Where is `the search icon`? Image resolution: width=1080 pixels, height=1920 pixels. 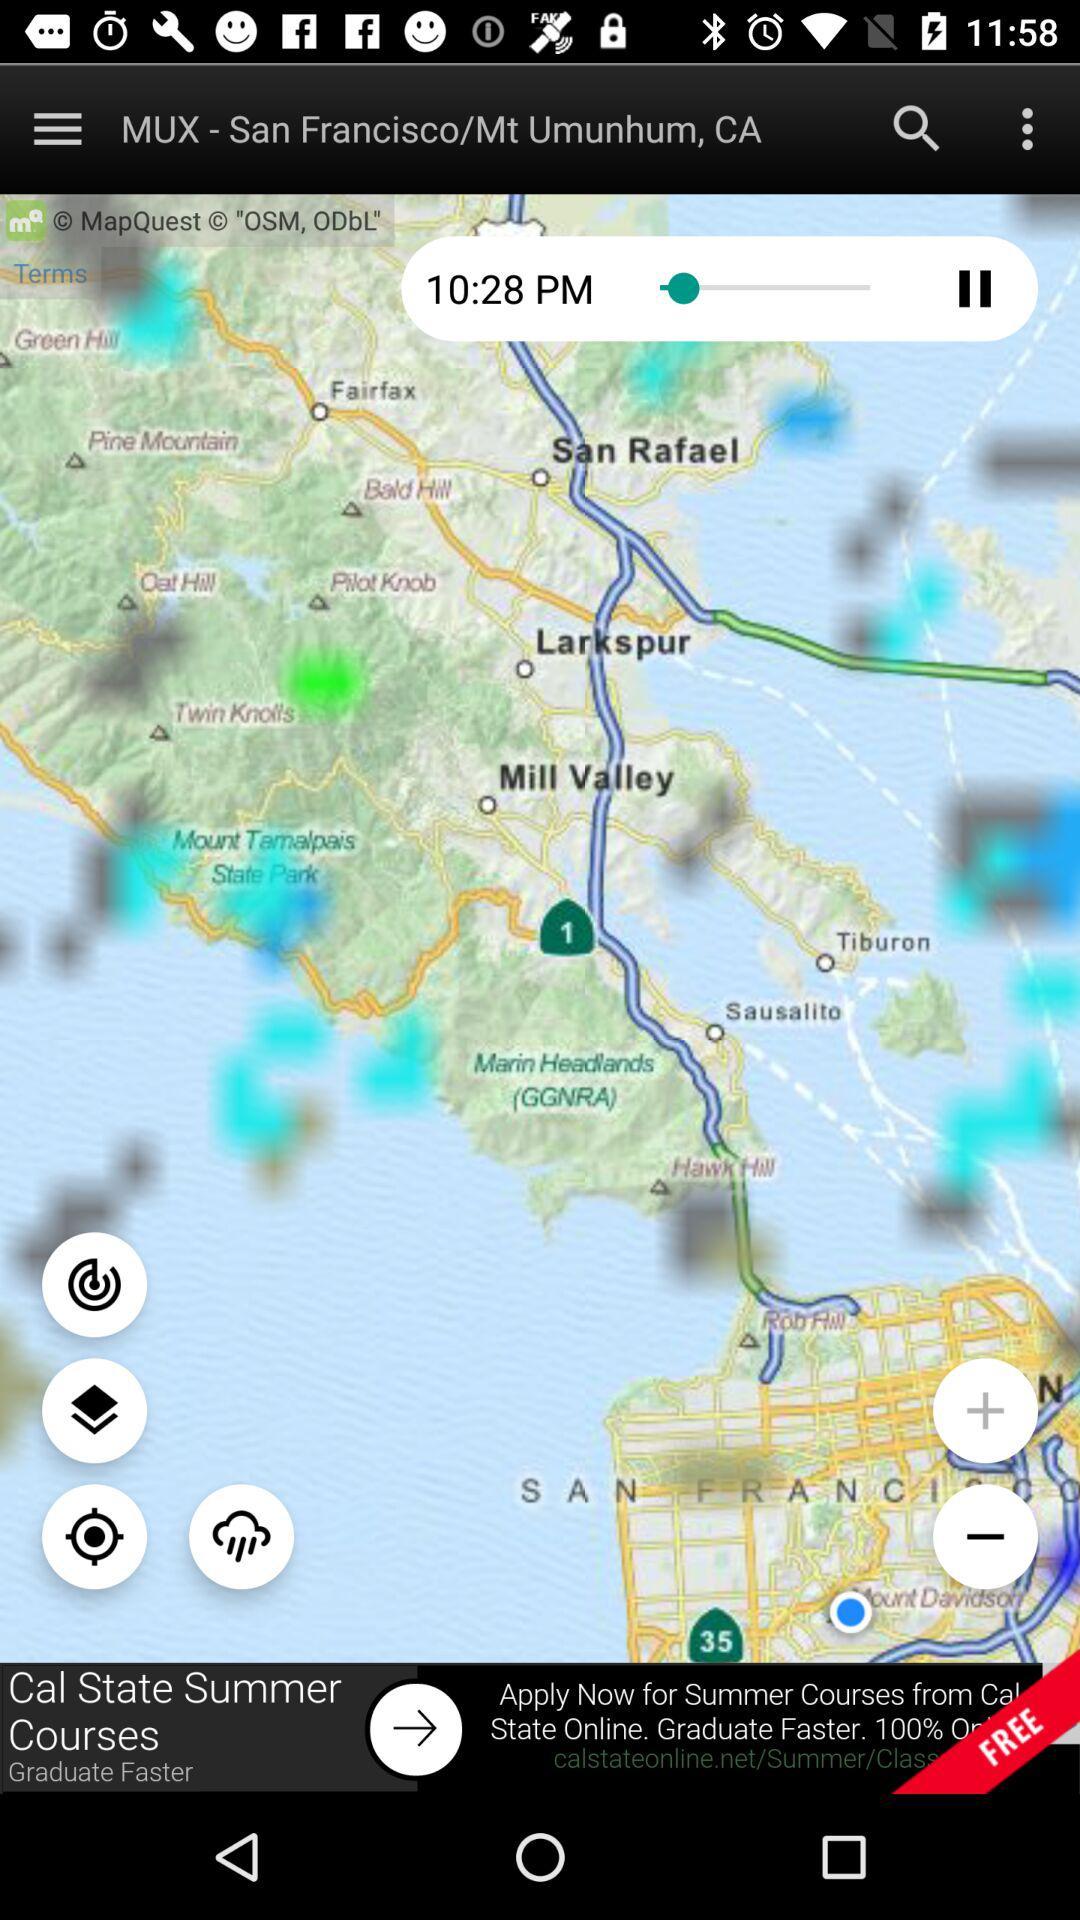 the search icon is located at coordinates (917, 127).